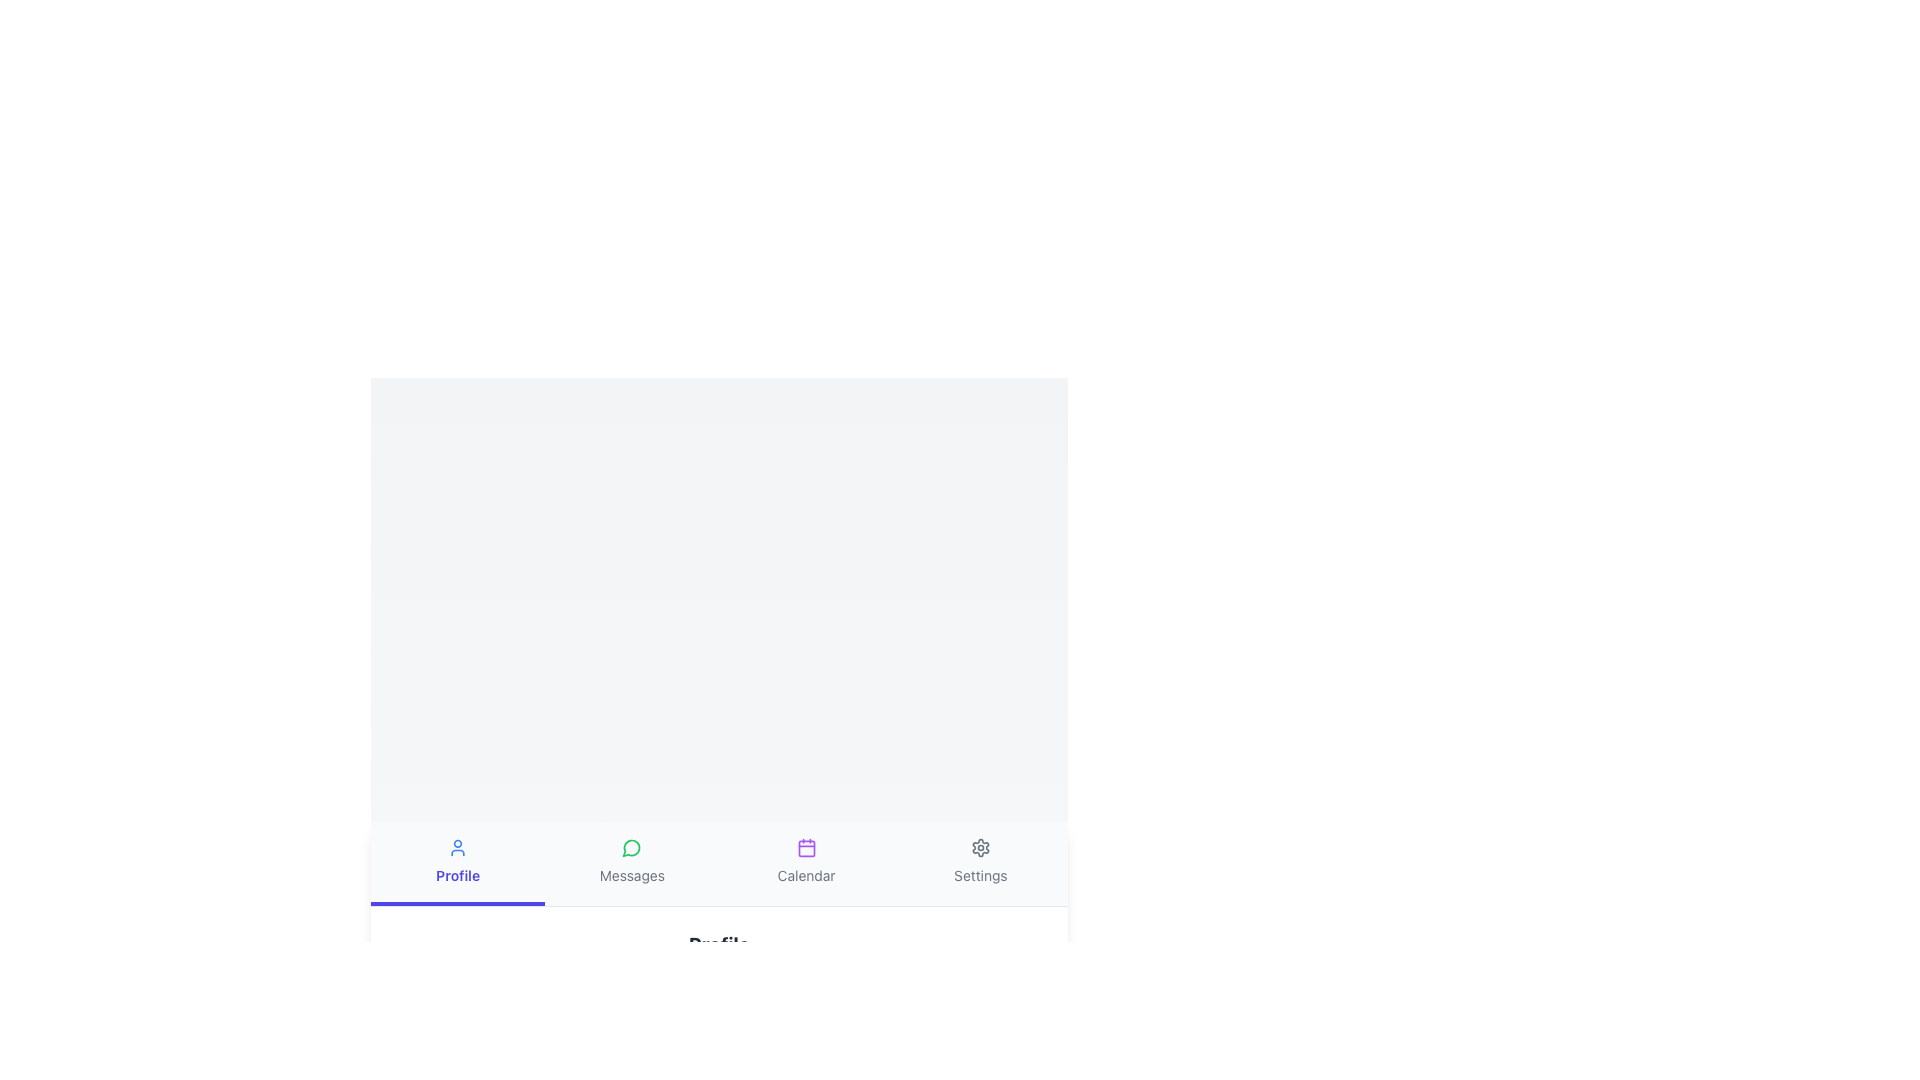 The width and height of the screenshot is (1920, 1080). Describe the element at coordinates (457, 862) in the screenshot. I see `the Profile button, which features a user icon in blue and a purple text label` at that location.